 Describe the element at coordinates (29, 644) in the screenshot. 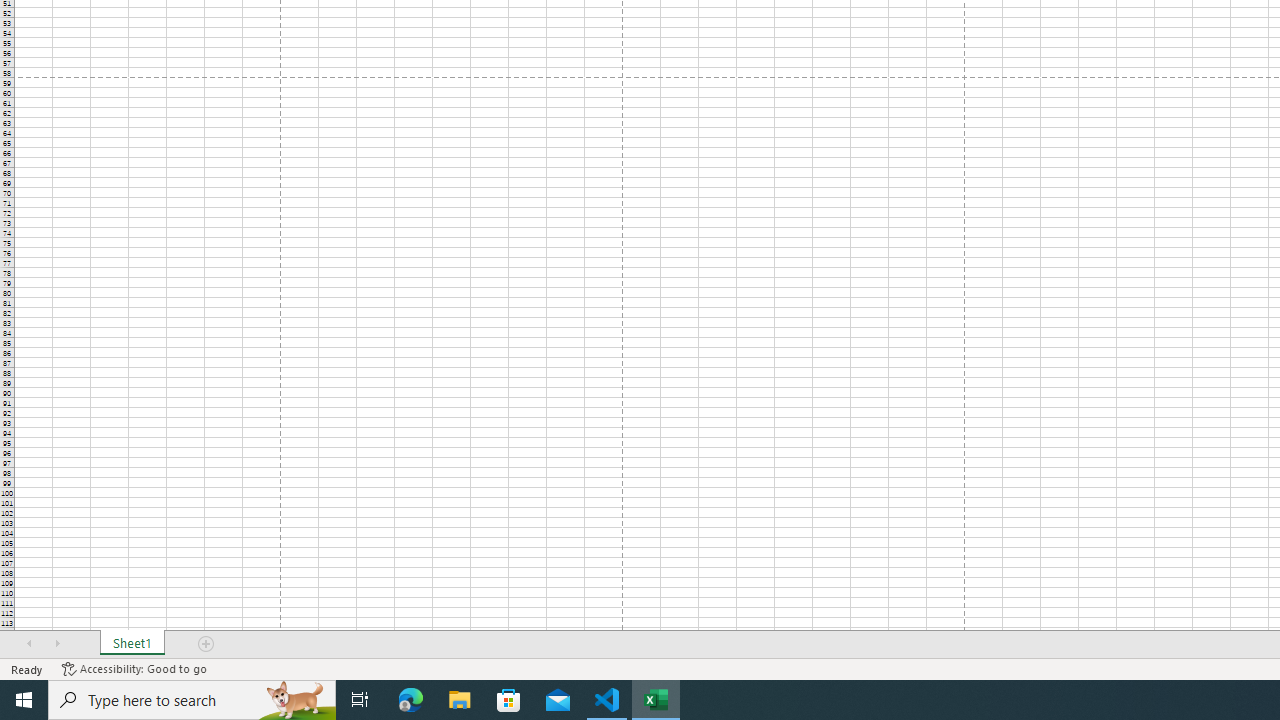

I see `'Scroll Left'` at that location.